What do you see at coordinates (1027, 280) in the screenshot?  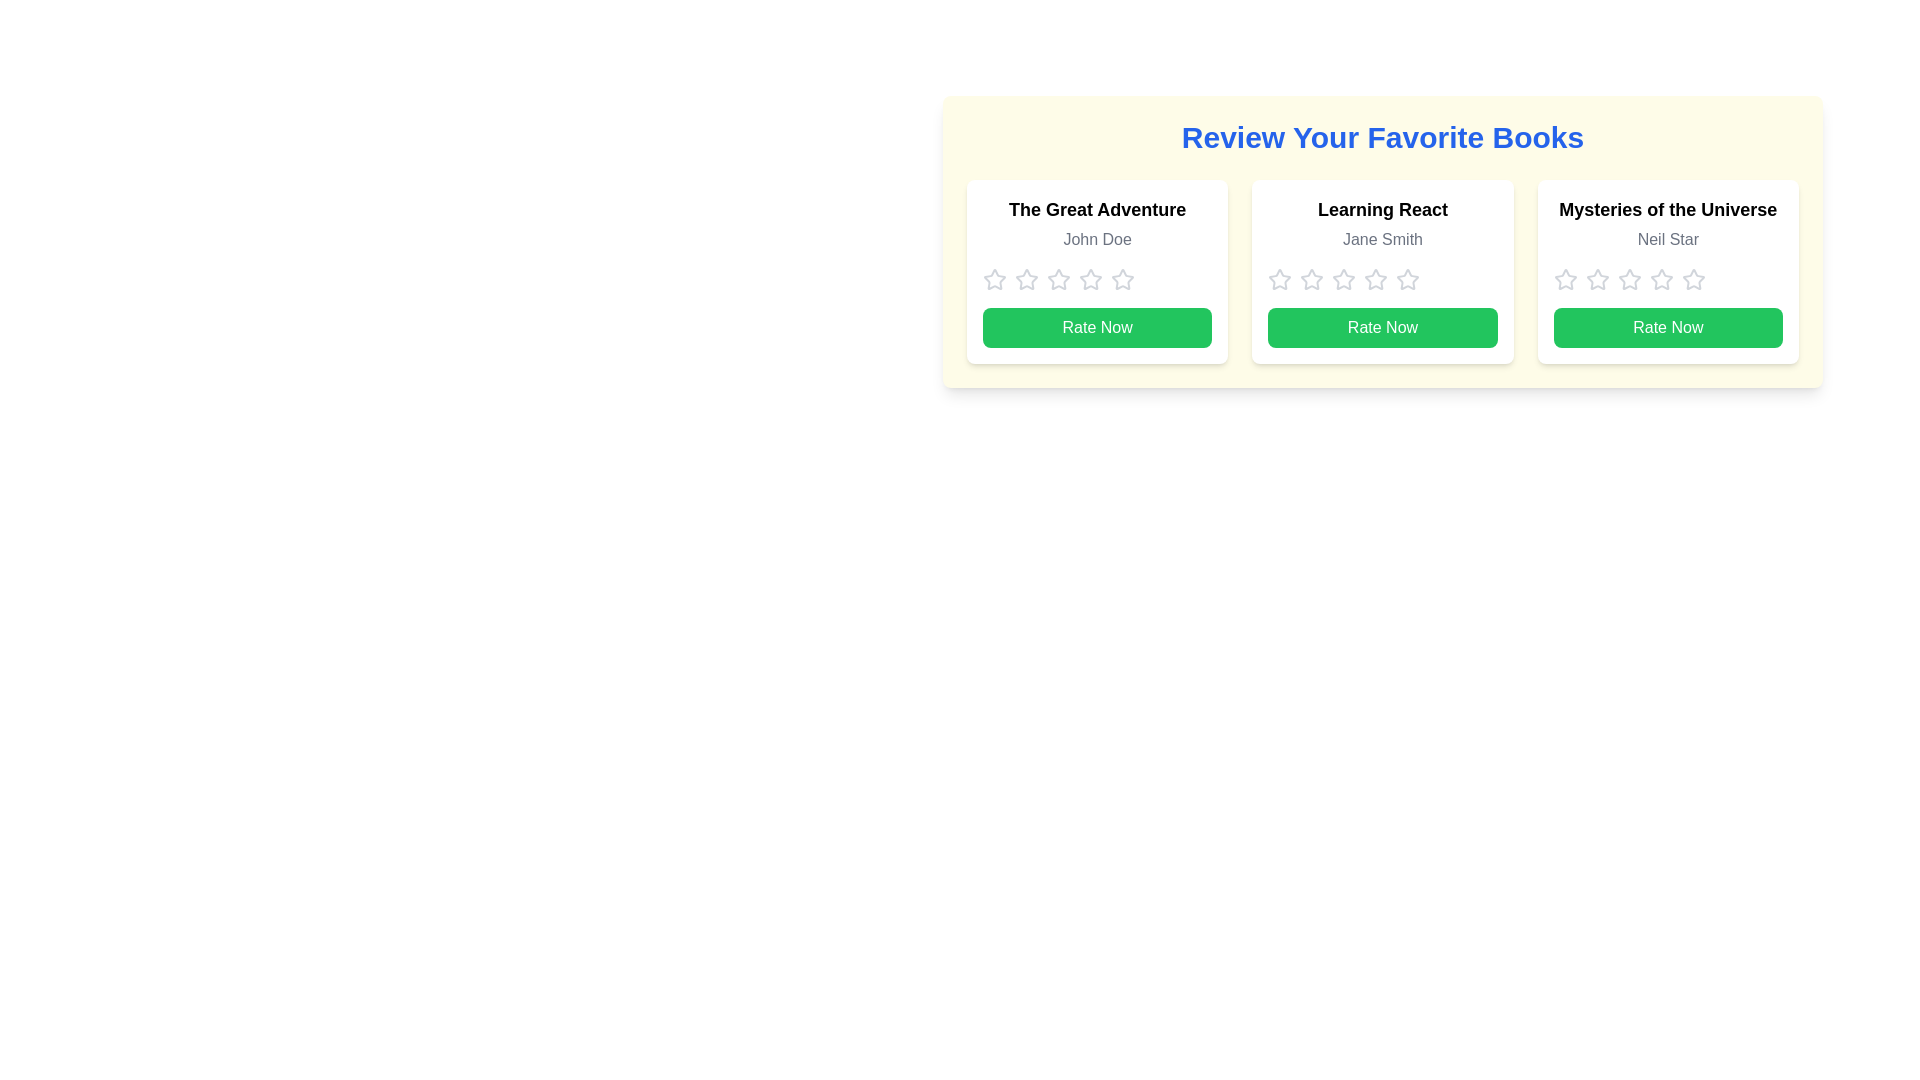 I see `the second star in the rating system` at bounding box center [1027, 280].